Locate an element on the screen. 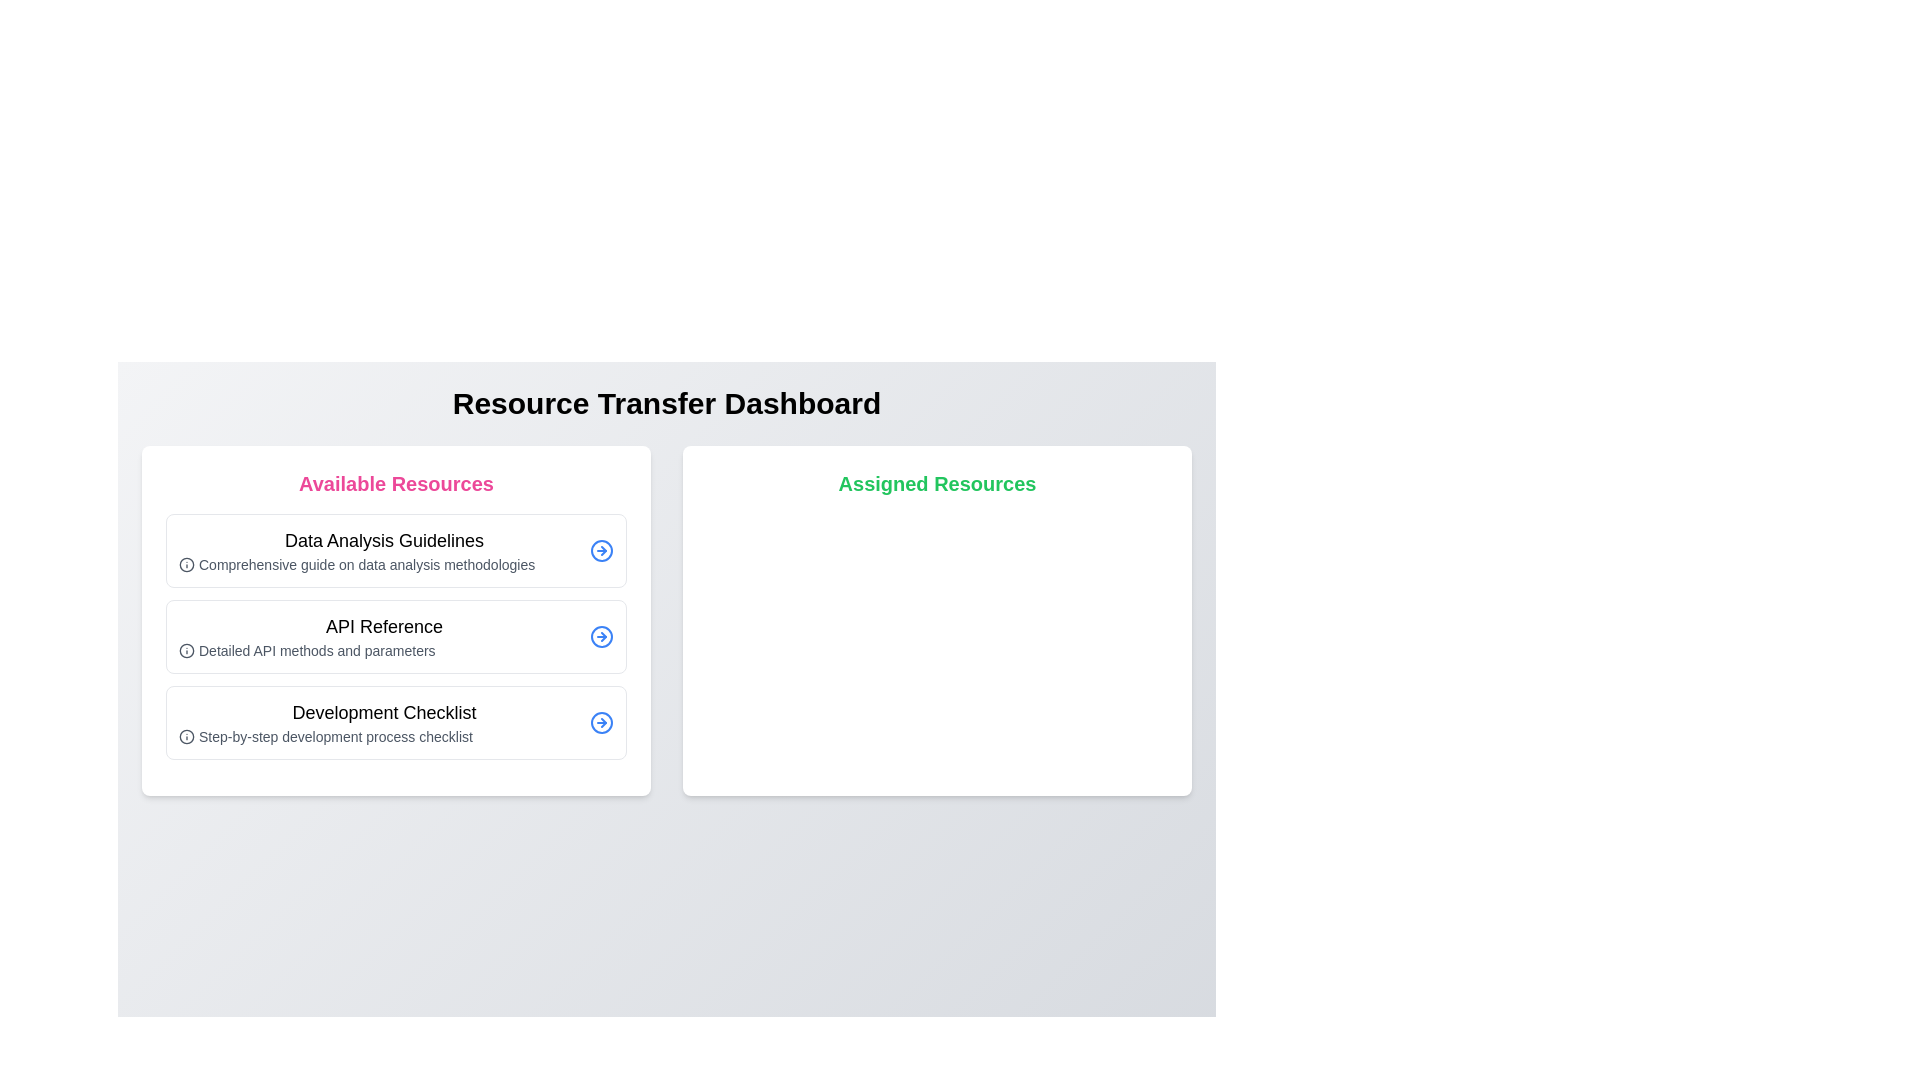 This screenshot has height=1080, width=1920. the central SVG Circle Element in the 'API Reference' icon located in the 'Available Resources' section is located at coordinates (600, 636).